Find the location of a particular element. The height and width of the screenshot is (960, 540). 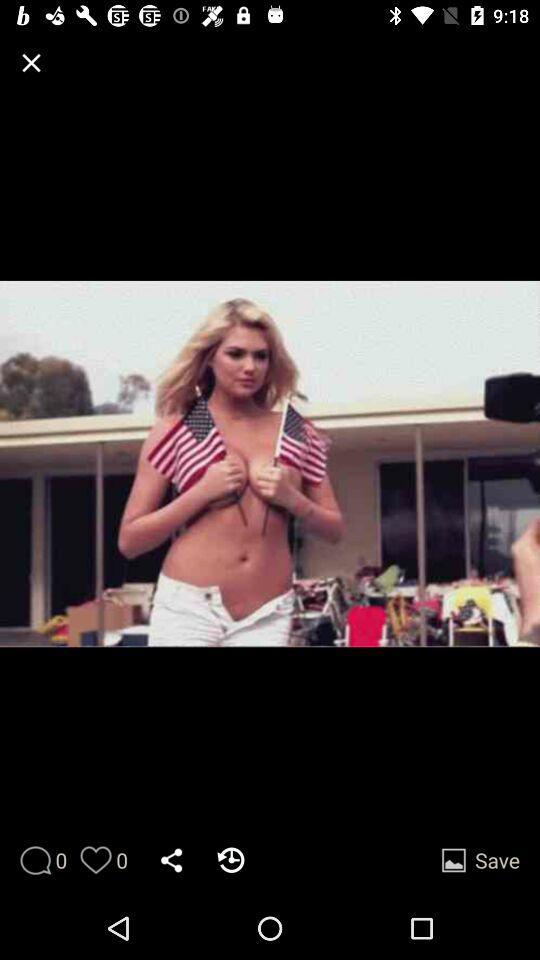

the history icon is located at coordinates (230, 859).